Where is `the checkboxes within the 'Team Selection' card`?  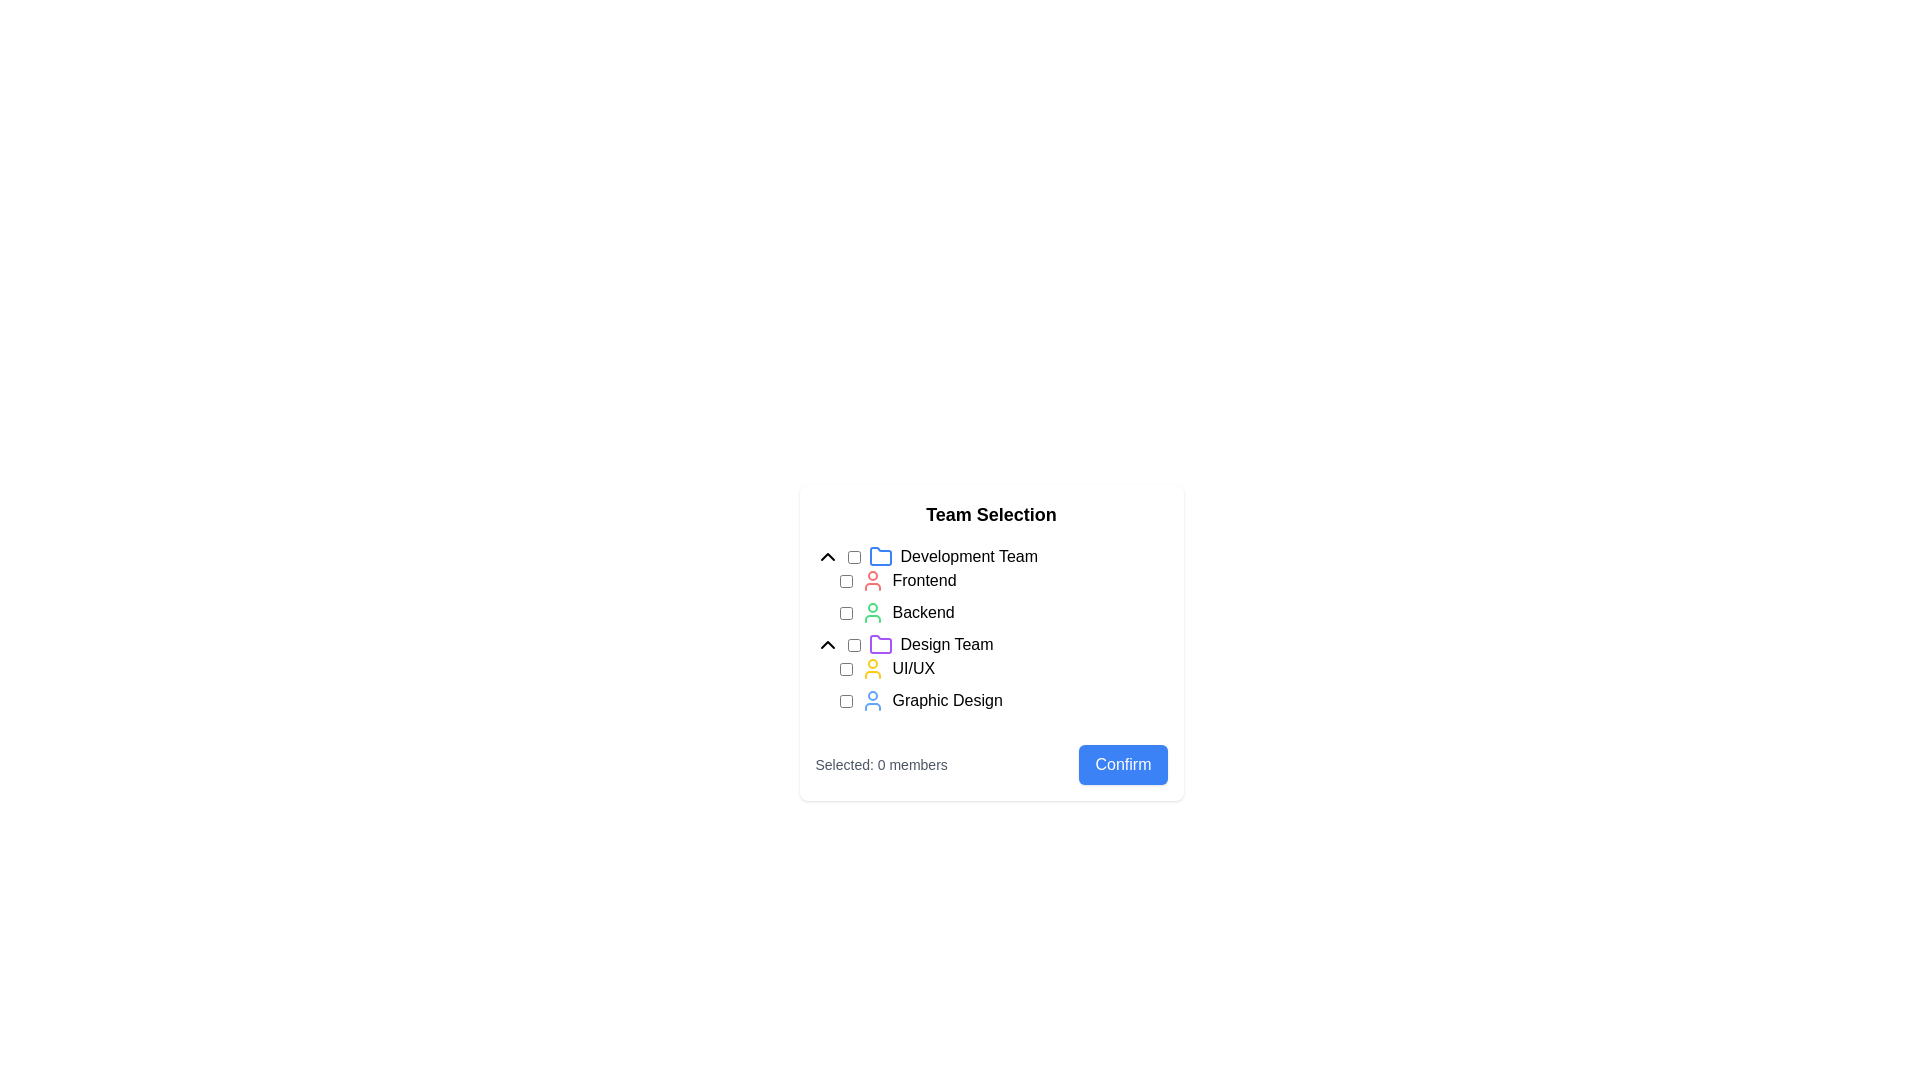 the checkboxes within the 'Team Selection' card is located at coordinates (991, 643).